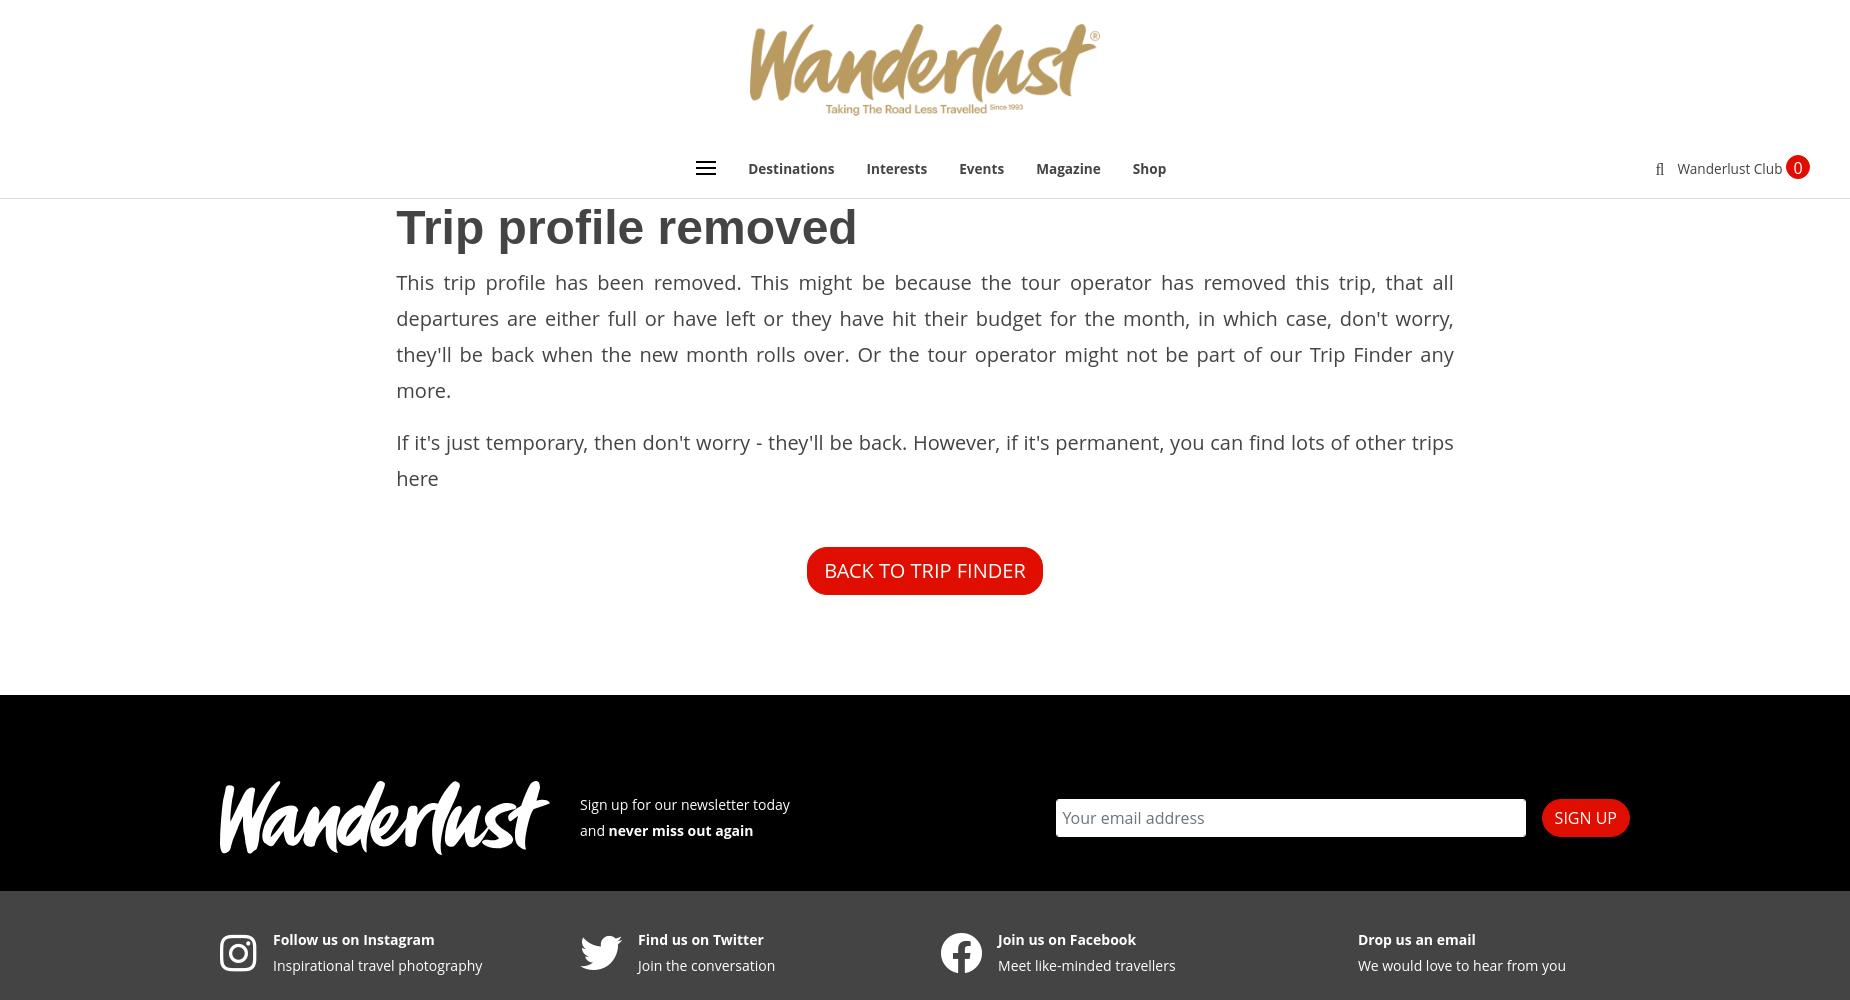  I want to click on 'Join us on Facebook', so click(1066, 938).